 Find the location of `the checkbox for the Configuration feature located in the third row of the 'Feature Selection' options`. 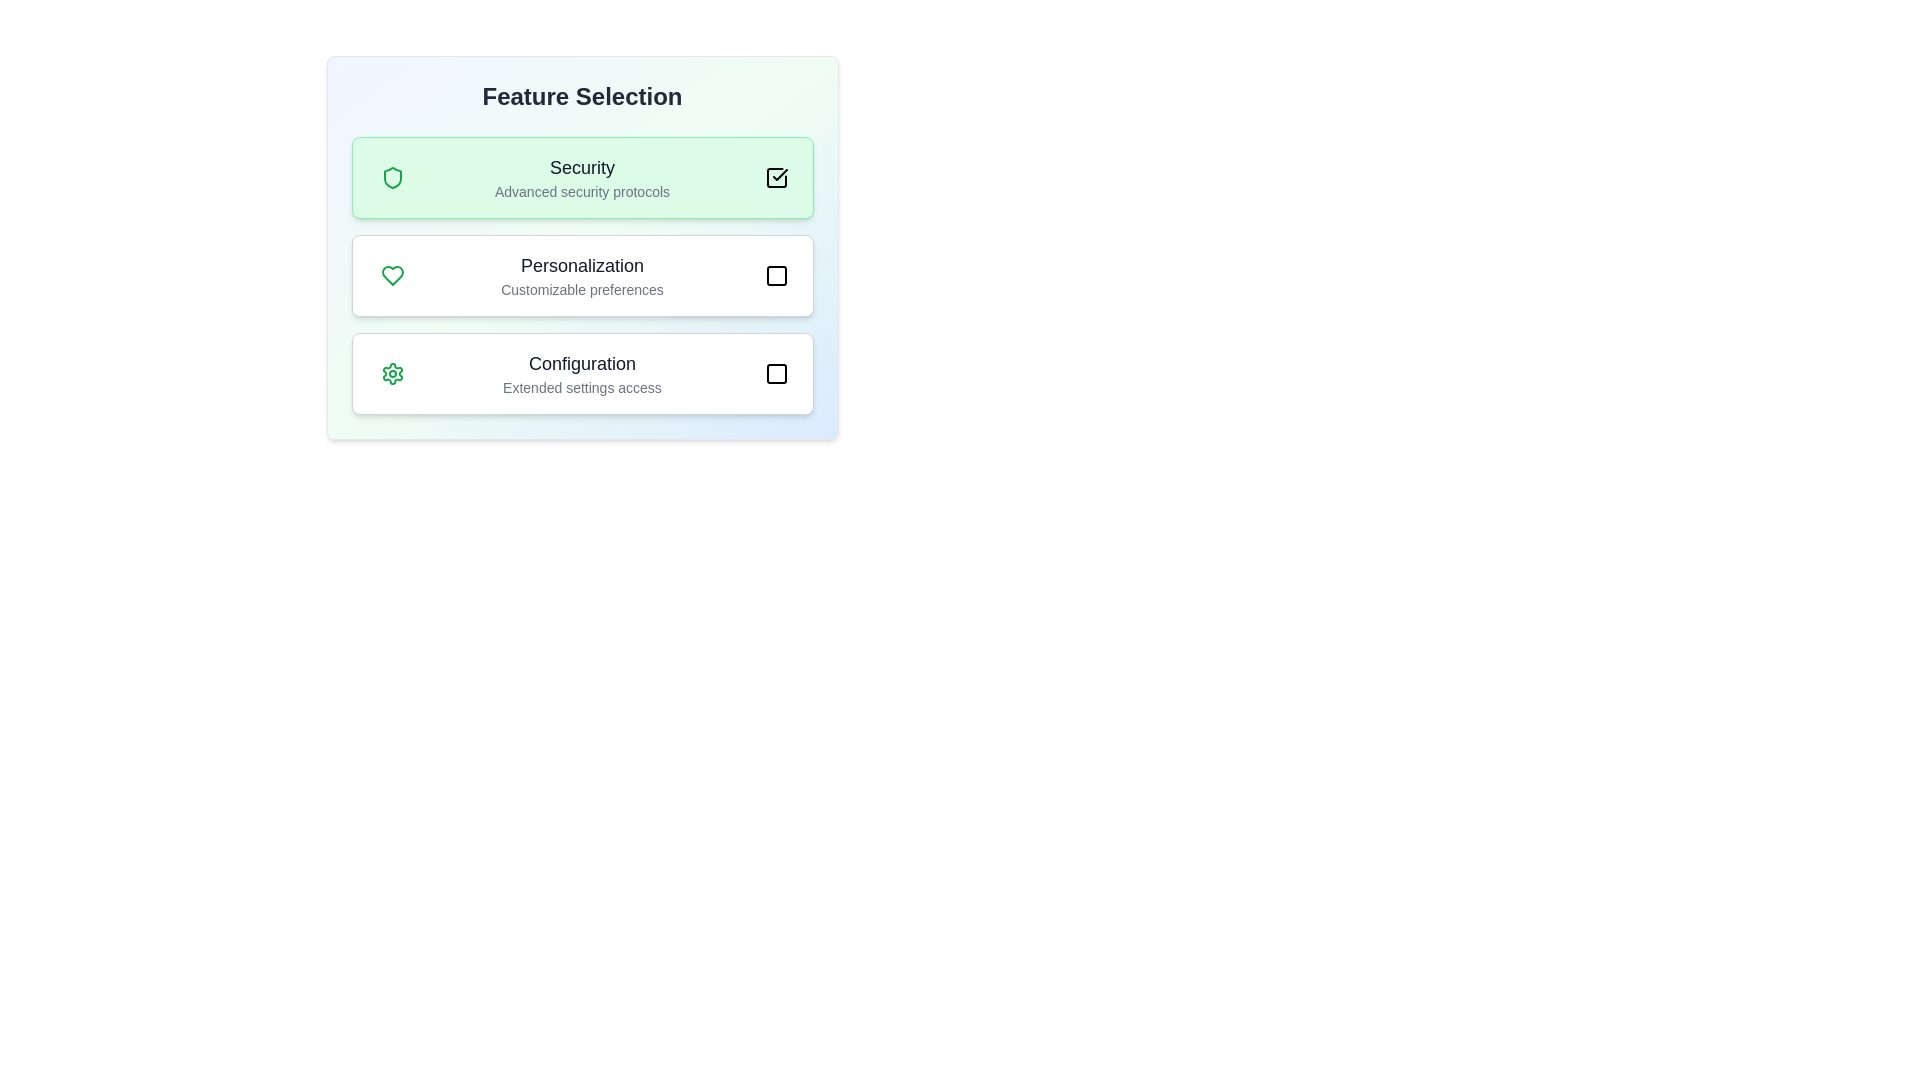

the checkbox for the Configuration feature located in the third row of the 'Feature Selection' options is located at coordinates (775, 374).